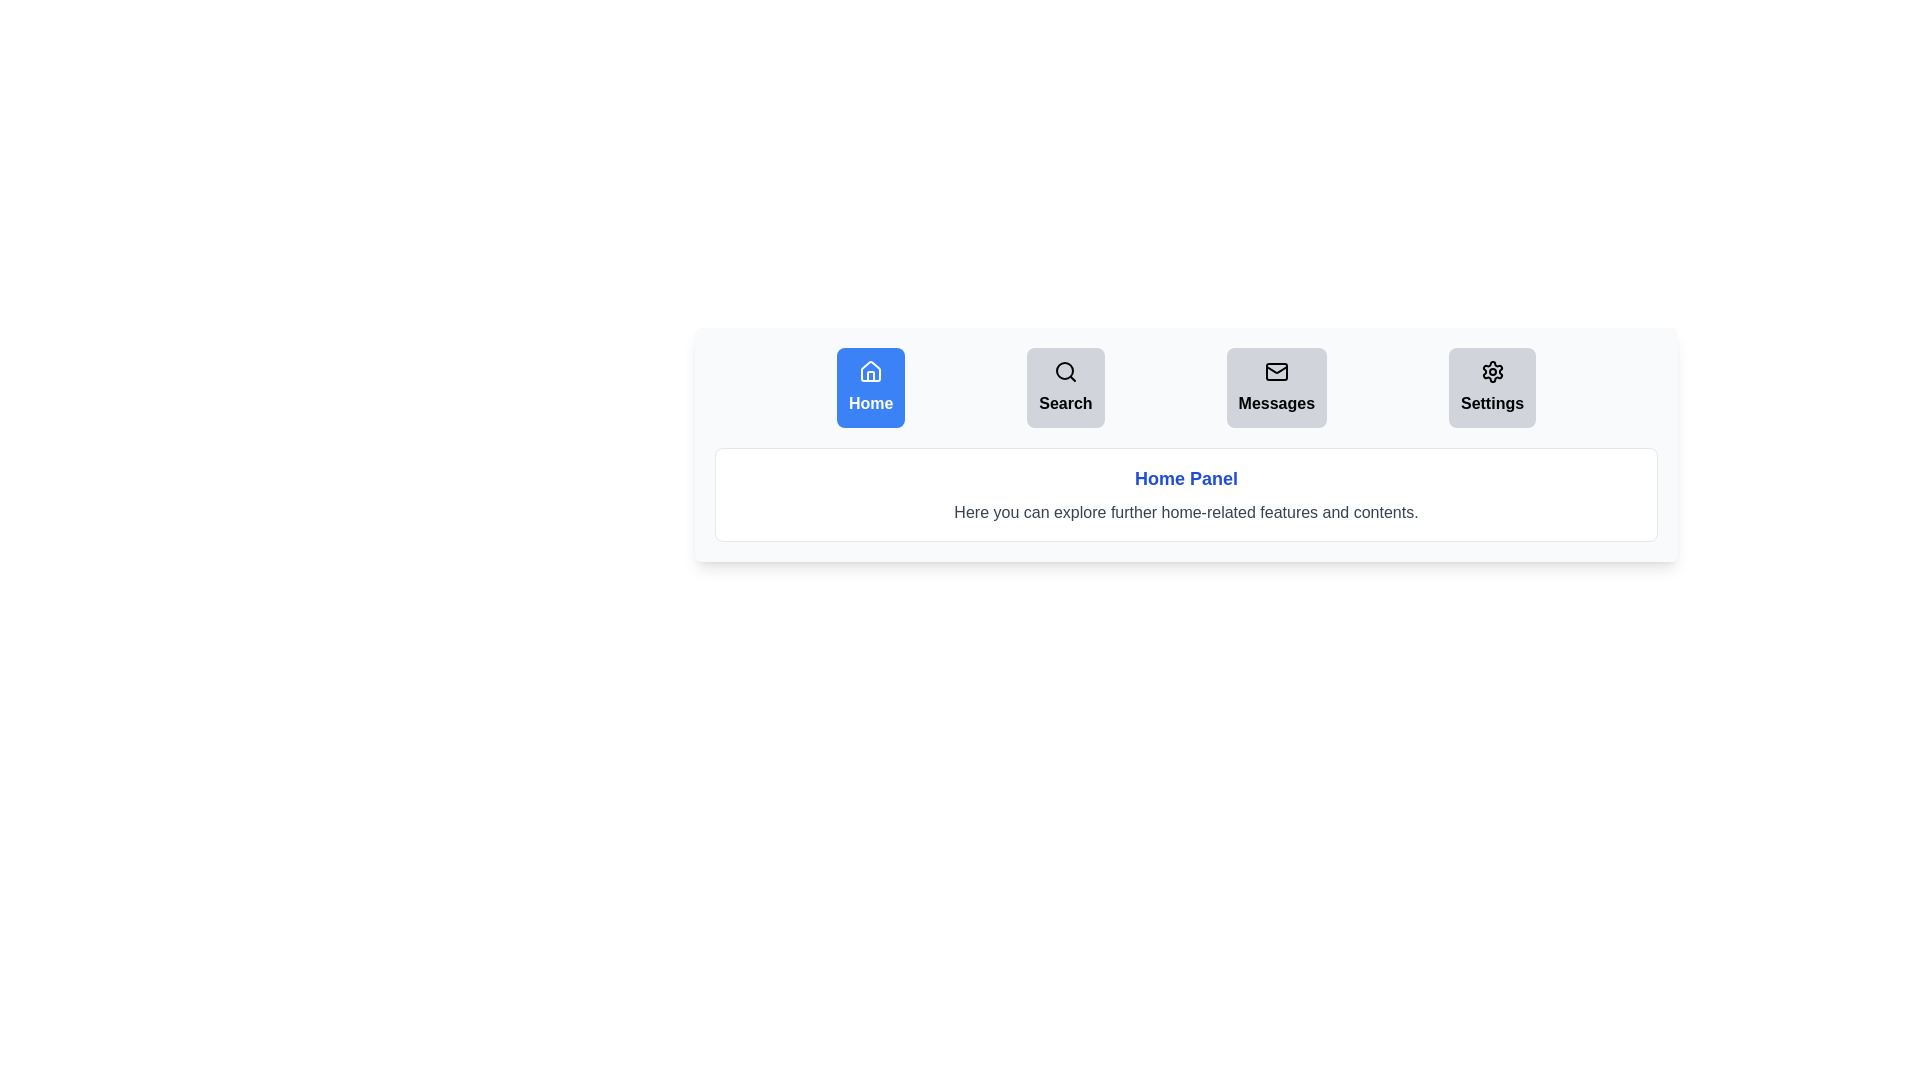 Image resolution: width=1920 pixels, height=1080 pixels. Describe the element at coordinates (871, 388) in the screenshot. I see `the first button in the navigation menu that navigates to the Home section` at that location.